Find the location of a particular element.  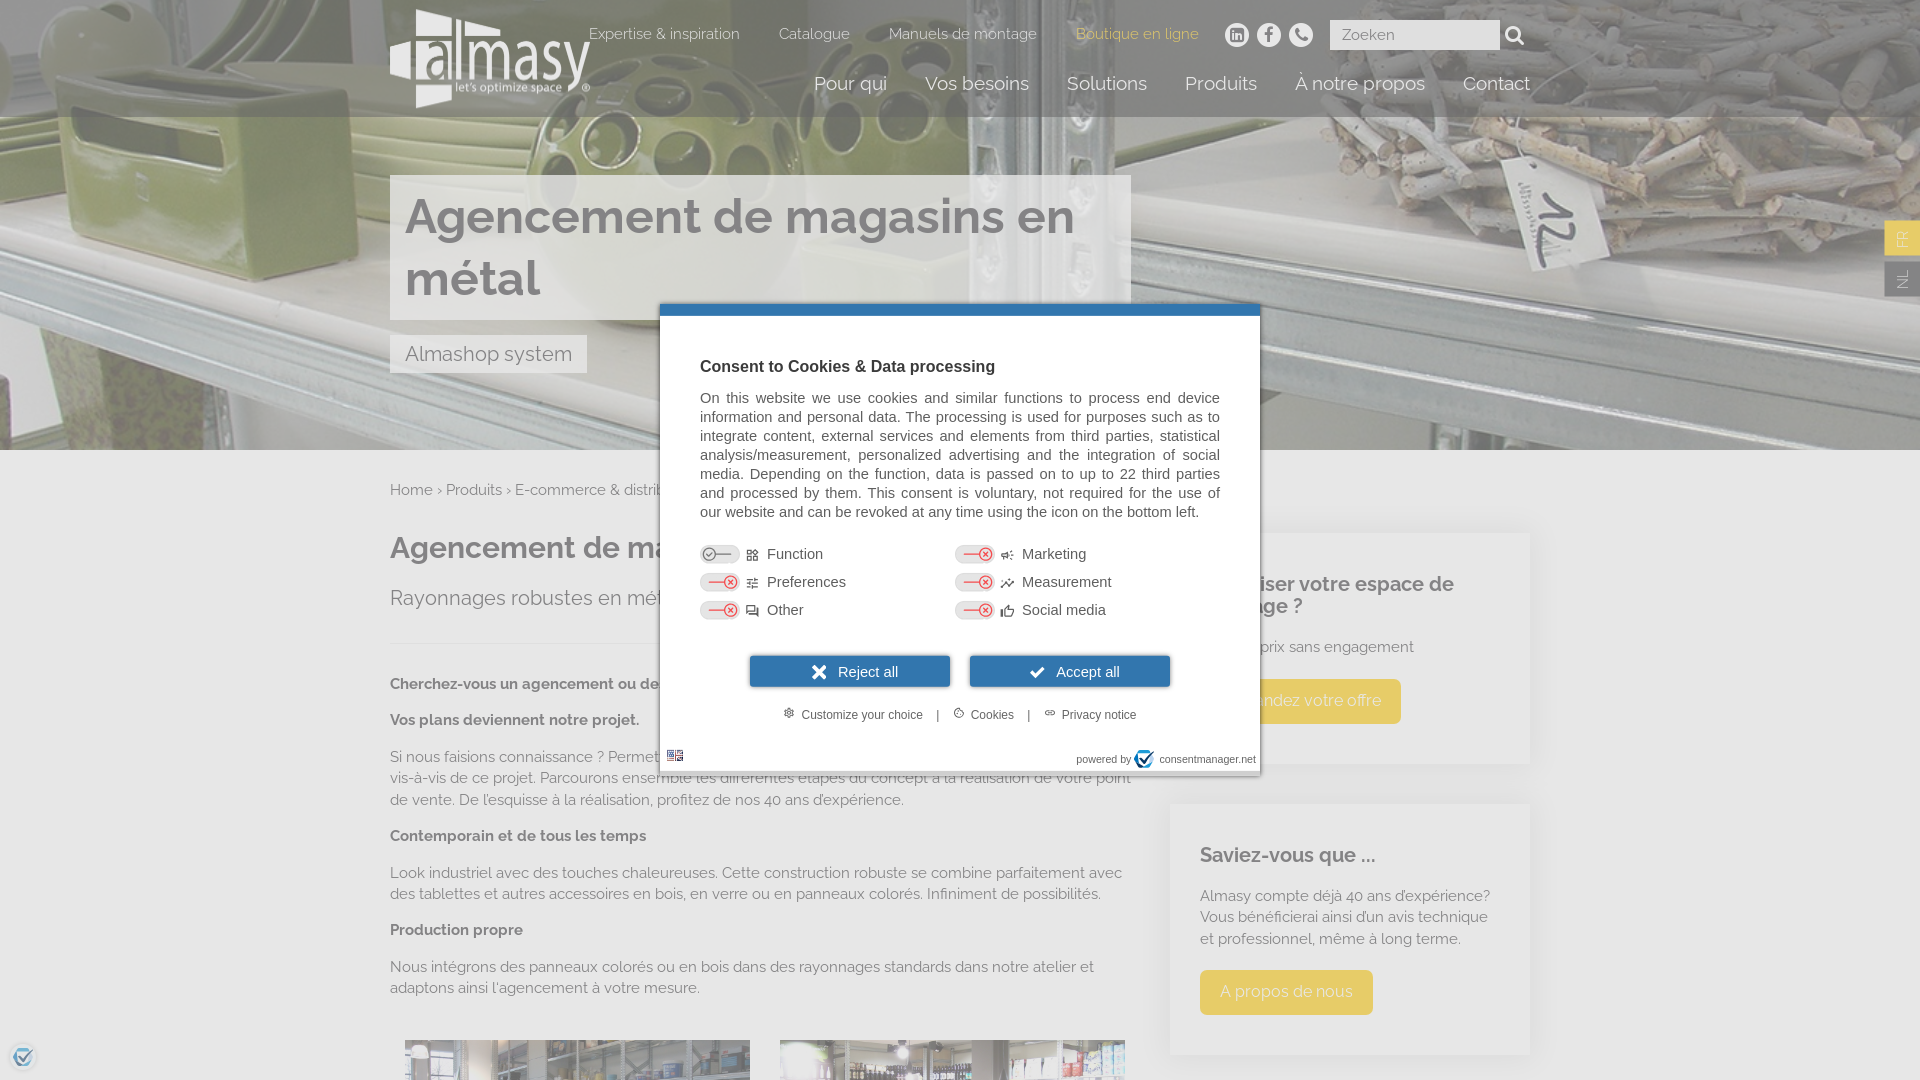

'Boutique en ligne' is located at coordinates (1137, 34).